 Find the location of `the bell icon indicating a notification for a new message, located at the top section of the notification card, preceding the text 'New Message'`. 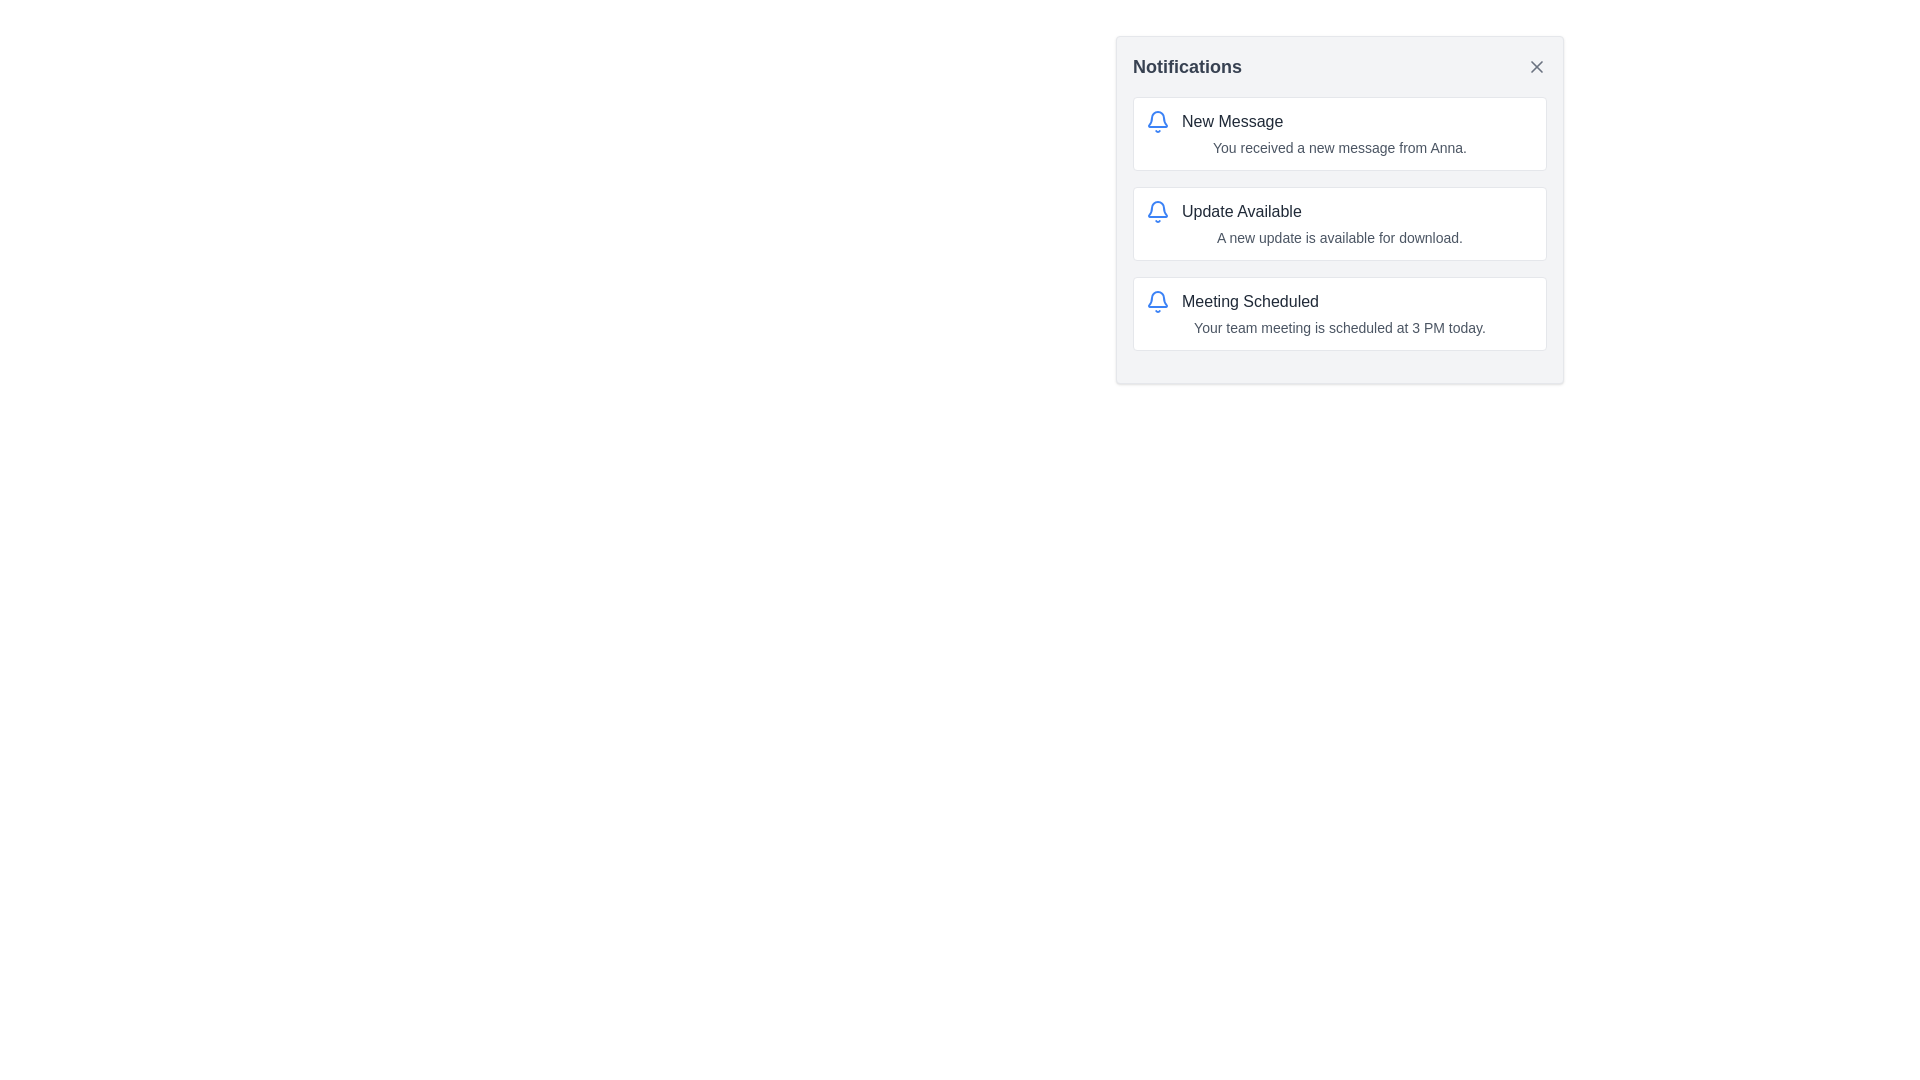

the bell icon indicating a notification for a new message, located at the top section of the notification card, preceding the text 'New Message' is located at coordinates (1157, 122).